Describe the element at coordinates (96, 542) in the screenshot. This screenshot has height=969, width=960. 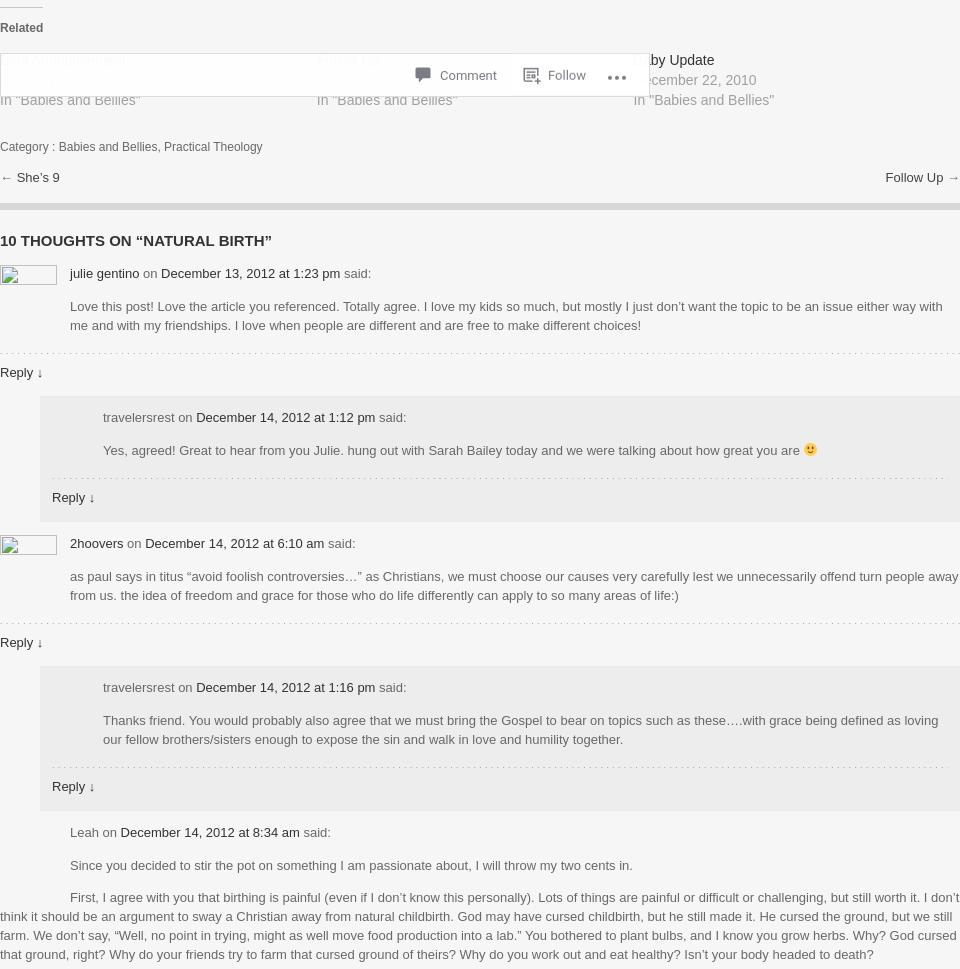
I see `'2hoovers'` at that location.